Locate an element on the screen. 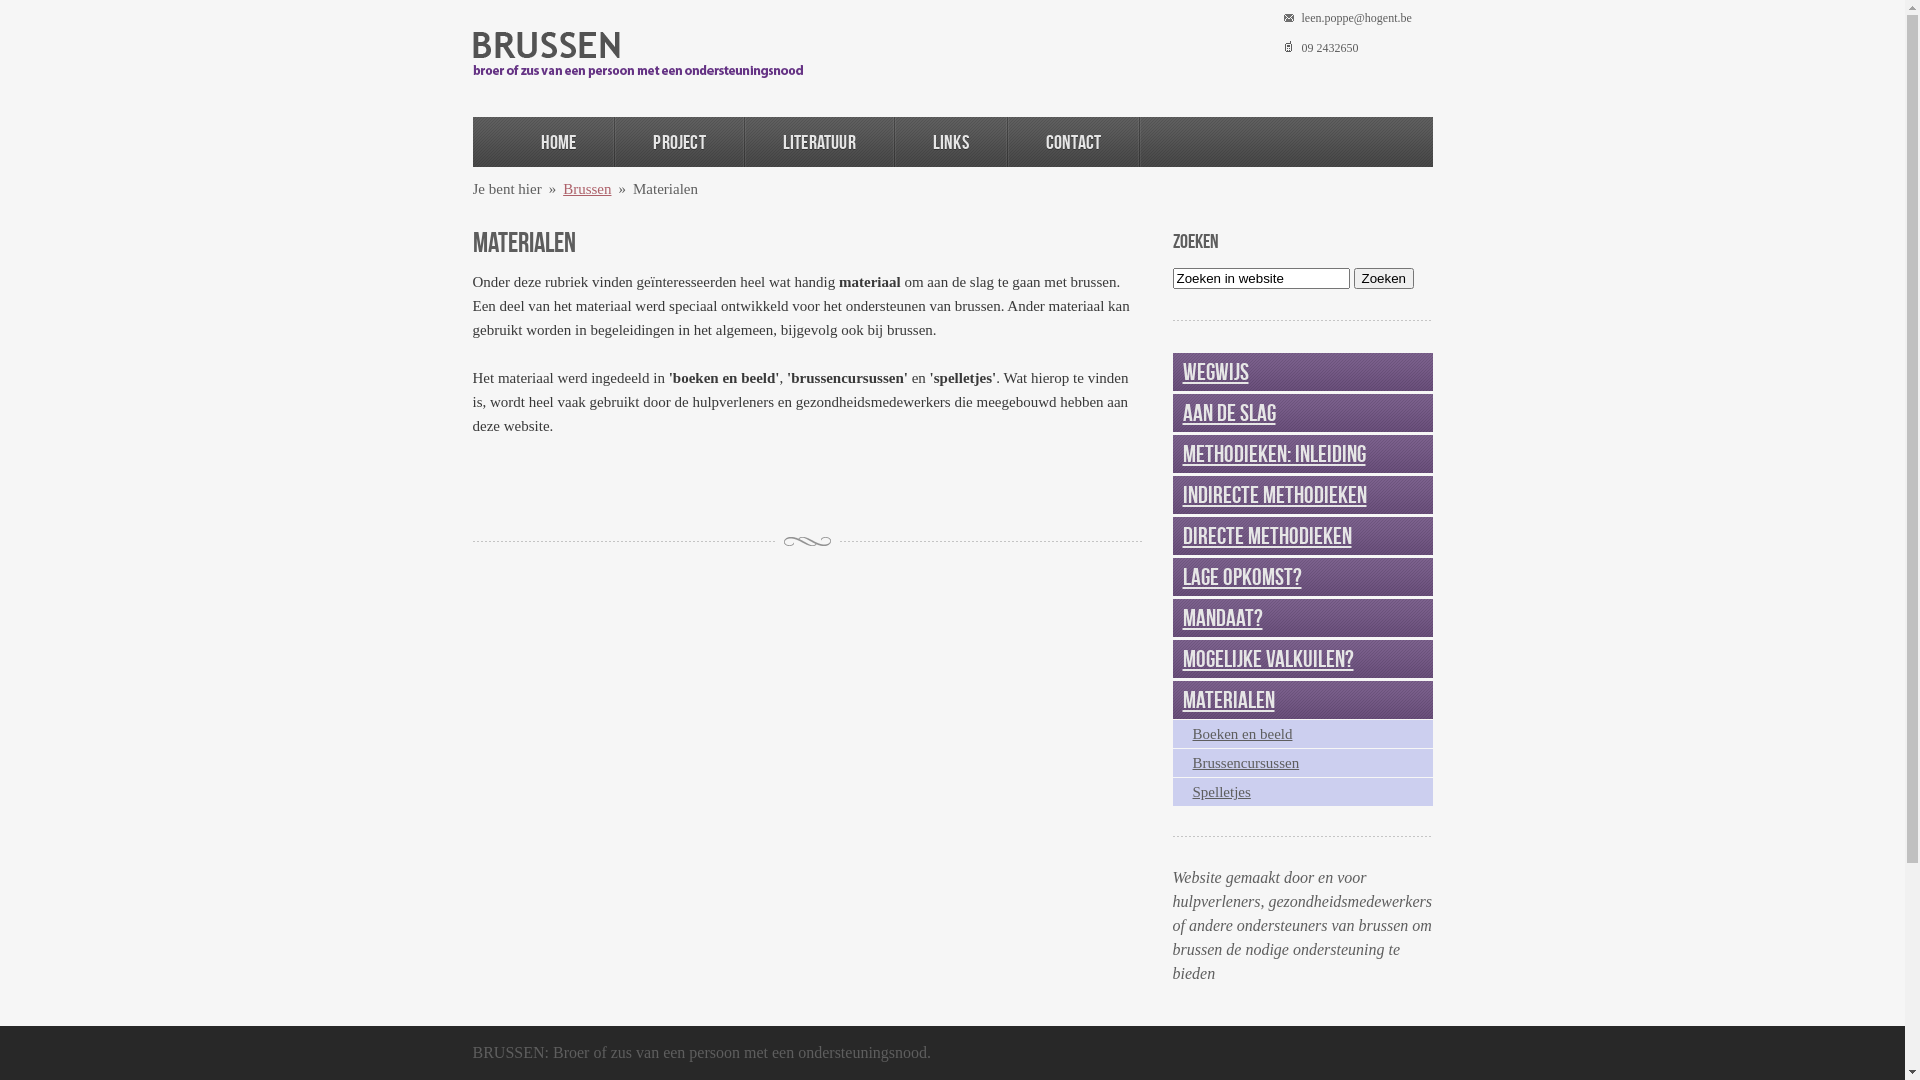 The width and height of the screenshot is (1920, 1080). 'Spelletjes' is located at coordinates (1219, 790).